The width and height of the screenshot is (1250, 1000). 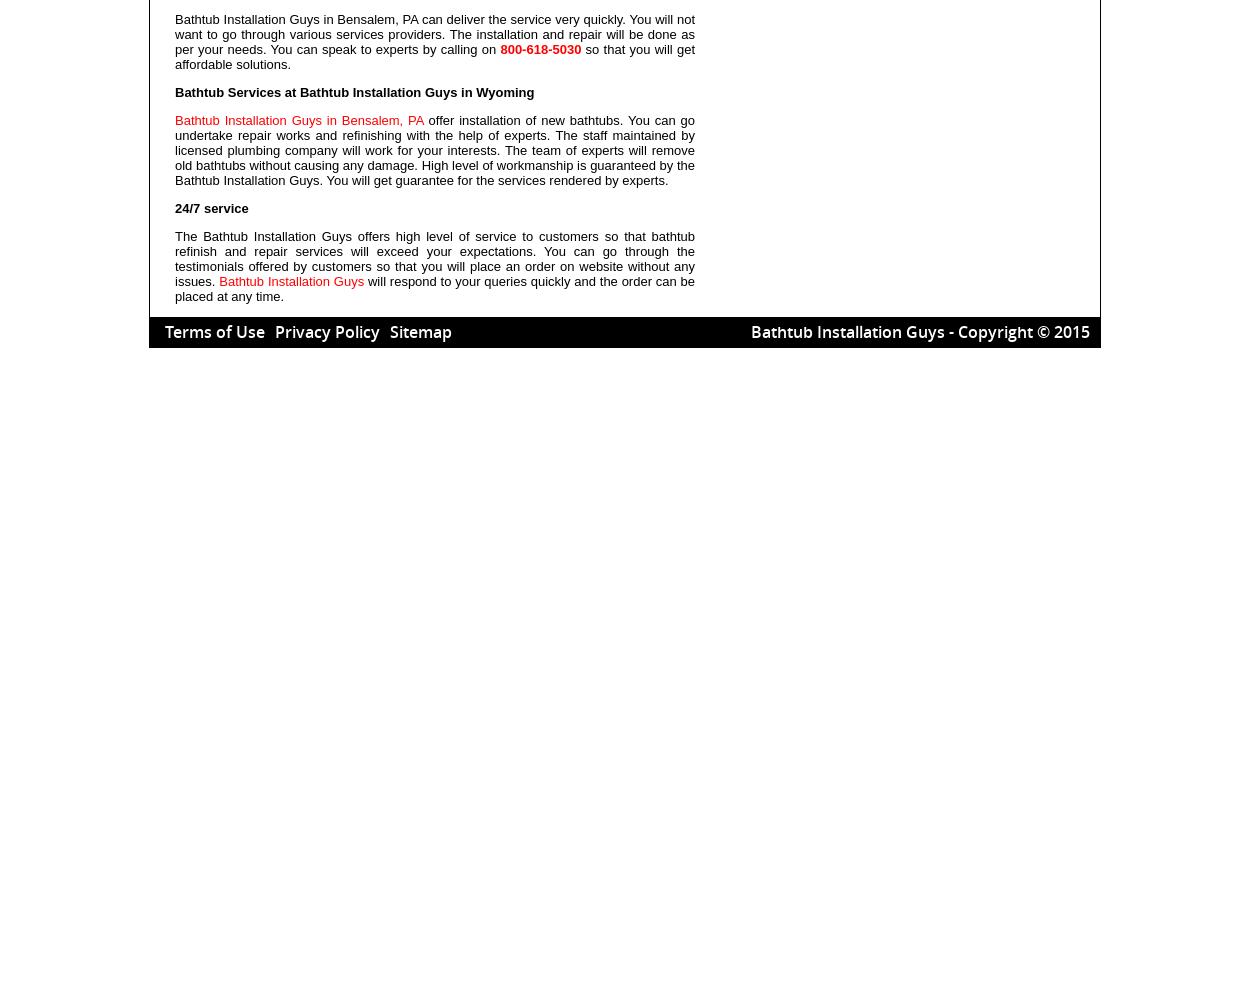 What do you see at coordinates (434, 57) in the screenshot?
I see `'so that you will get
                affordable solutions.'` at bounding box center [434, 57].